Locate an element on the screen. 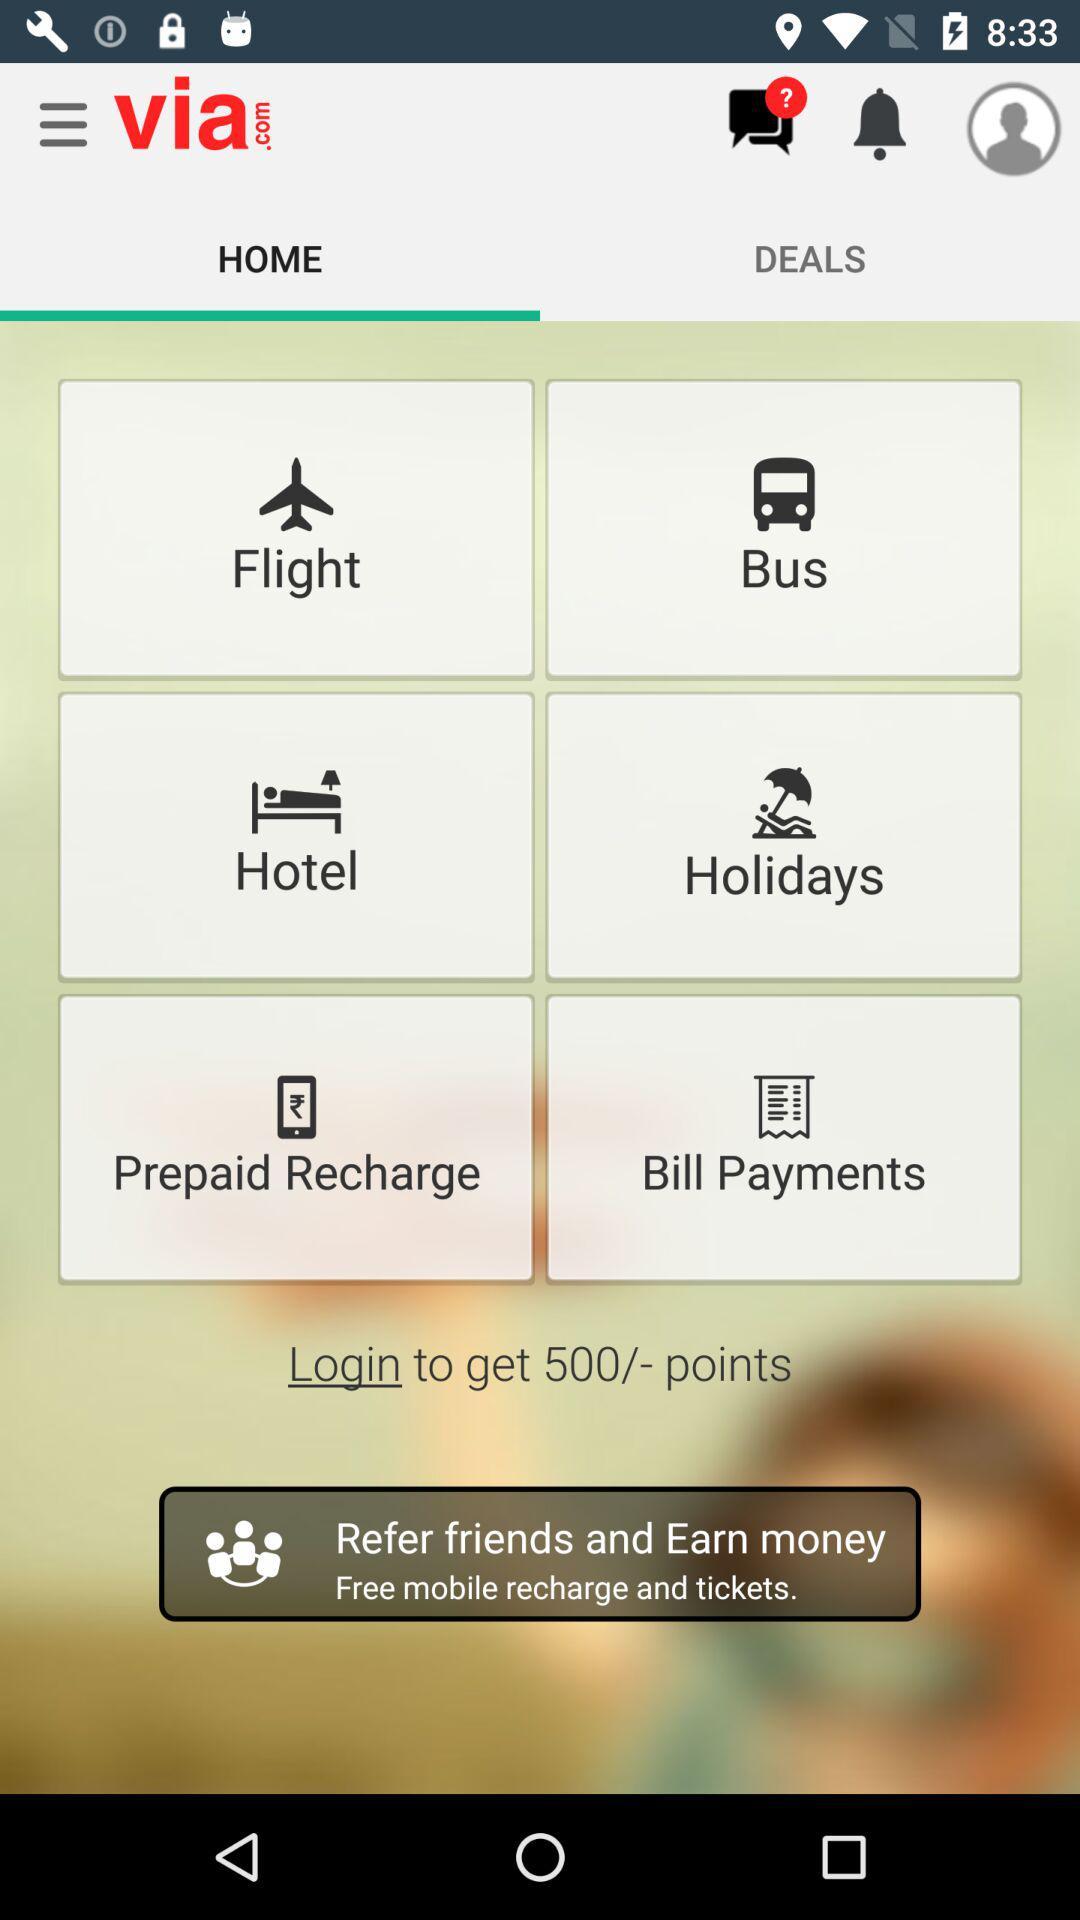 This screenshot has width=1080, height=1920. messages is located at coordinates (760, 121).